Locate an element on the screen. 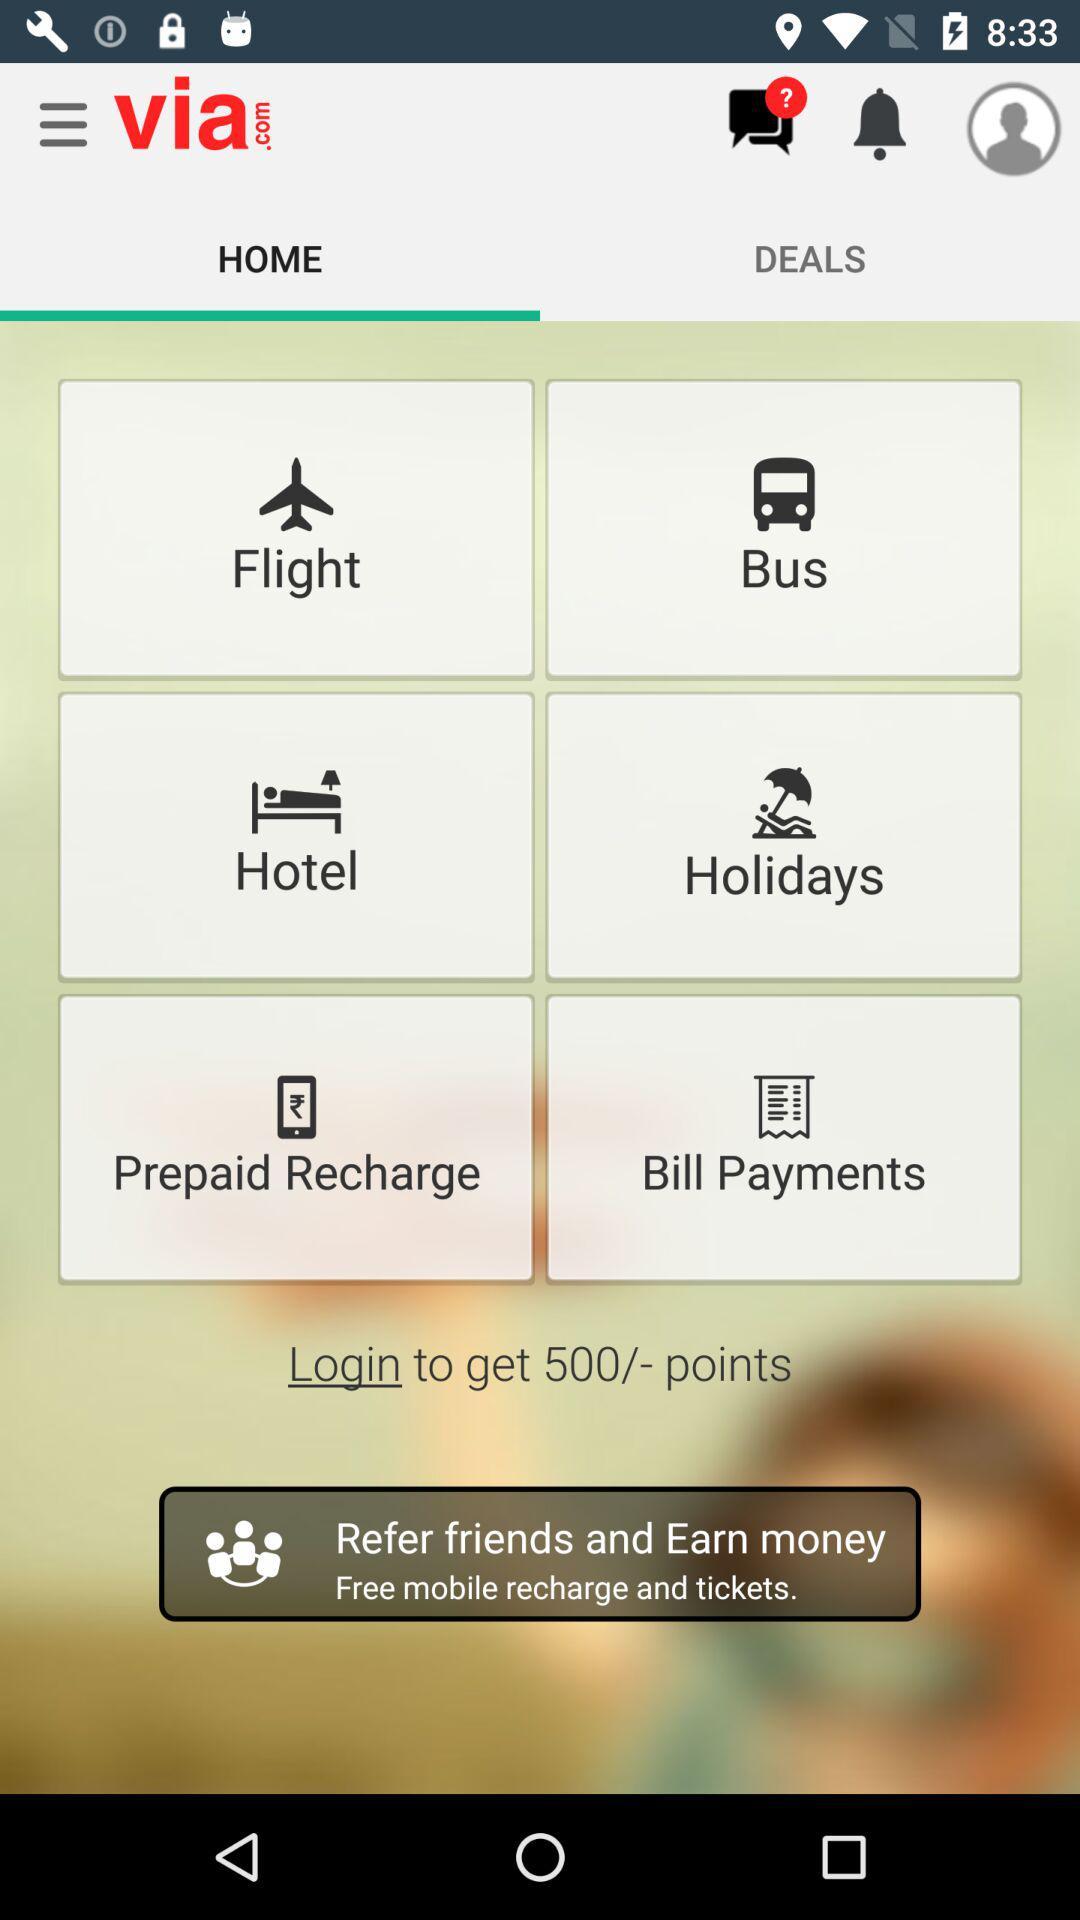 This screenshot has width=1080, height=1920. messages is located at coordinates (760, 121).